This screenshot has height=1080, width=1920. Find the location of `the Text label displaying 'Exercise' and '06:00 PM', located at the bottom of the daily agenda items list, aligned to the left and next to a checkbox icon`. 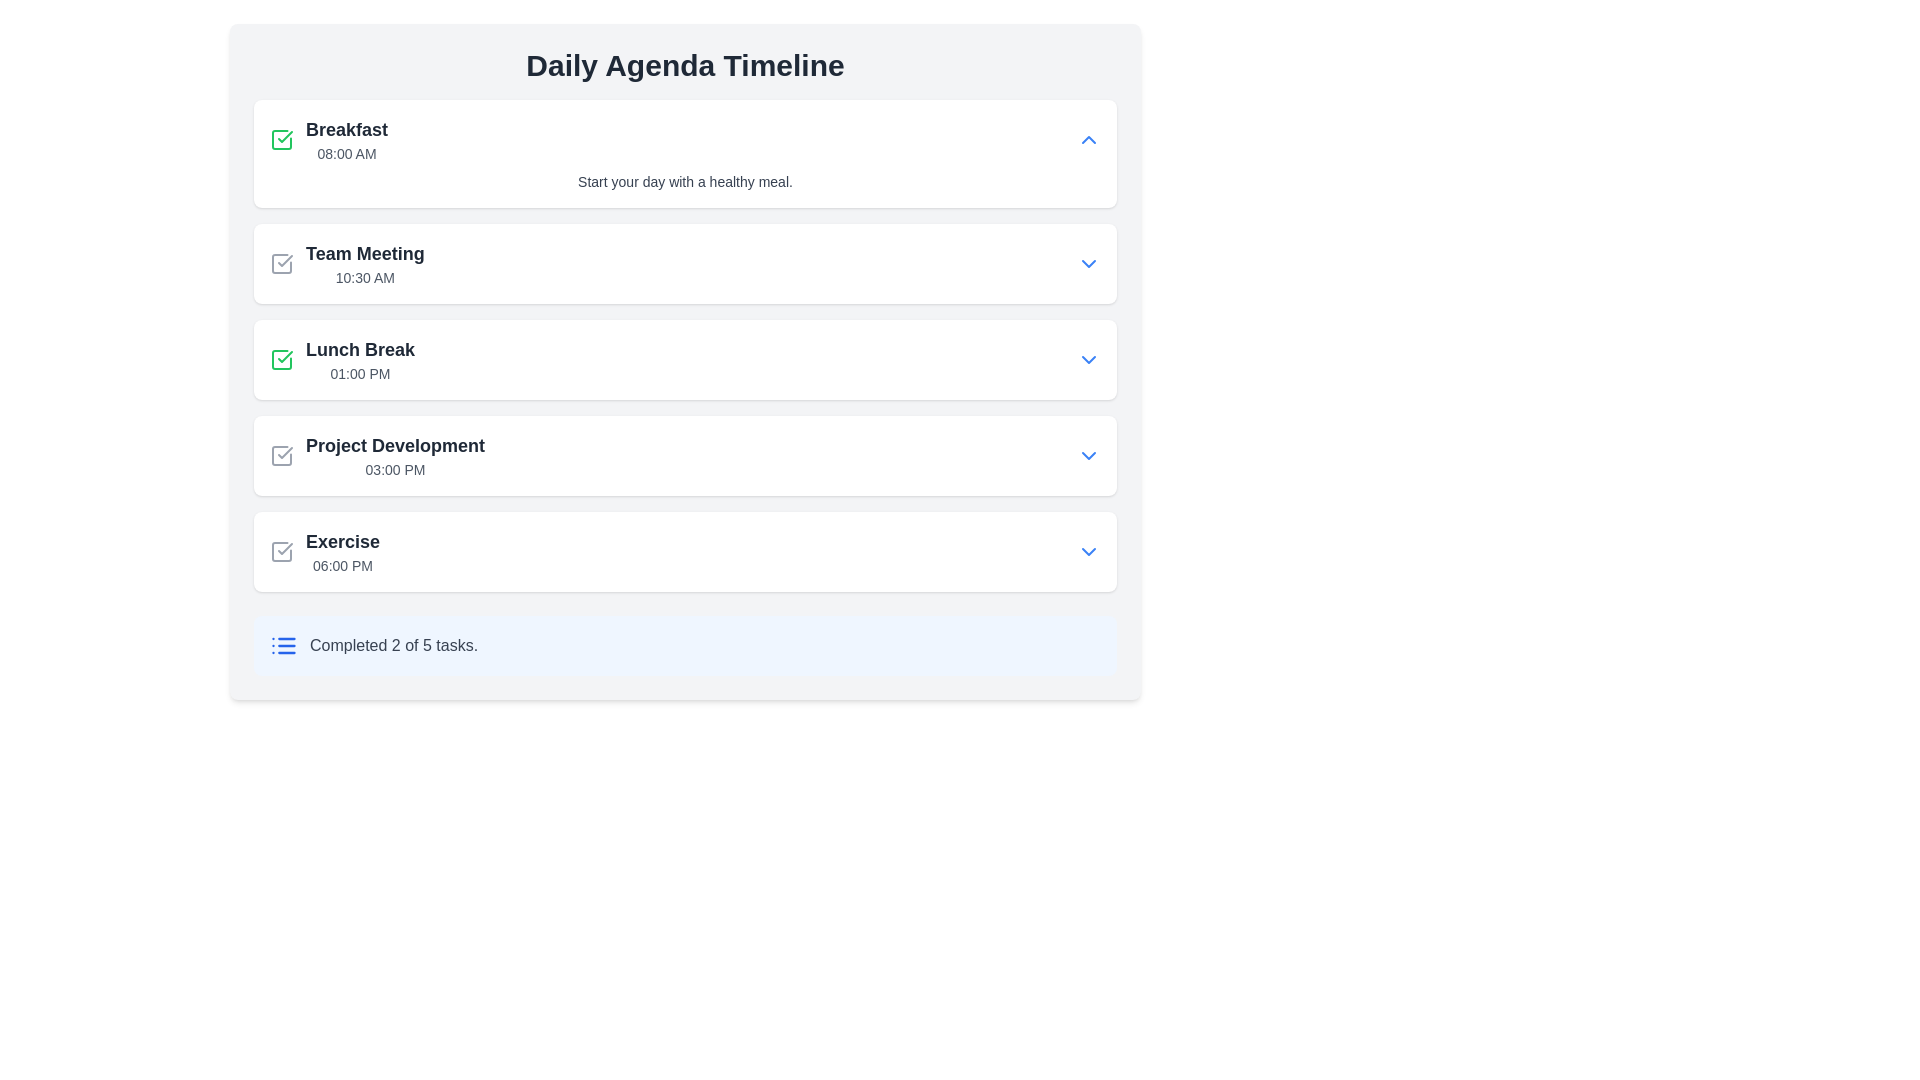

the Text label displaying 'Exercise' and '06:00 PM', located at the bottom of the daily agenda items list, aligned to the left and next to a checkbox icon is located at coordinates (343, 551).